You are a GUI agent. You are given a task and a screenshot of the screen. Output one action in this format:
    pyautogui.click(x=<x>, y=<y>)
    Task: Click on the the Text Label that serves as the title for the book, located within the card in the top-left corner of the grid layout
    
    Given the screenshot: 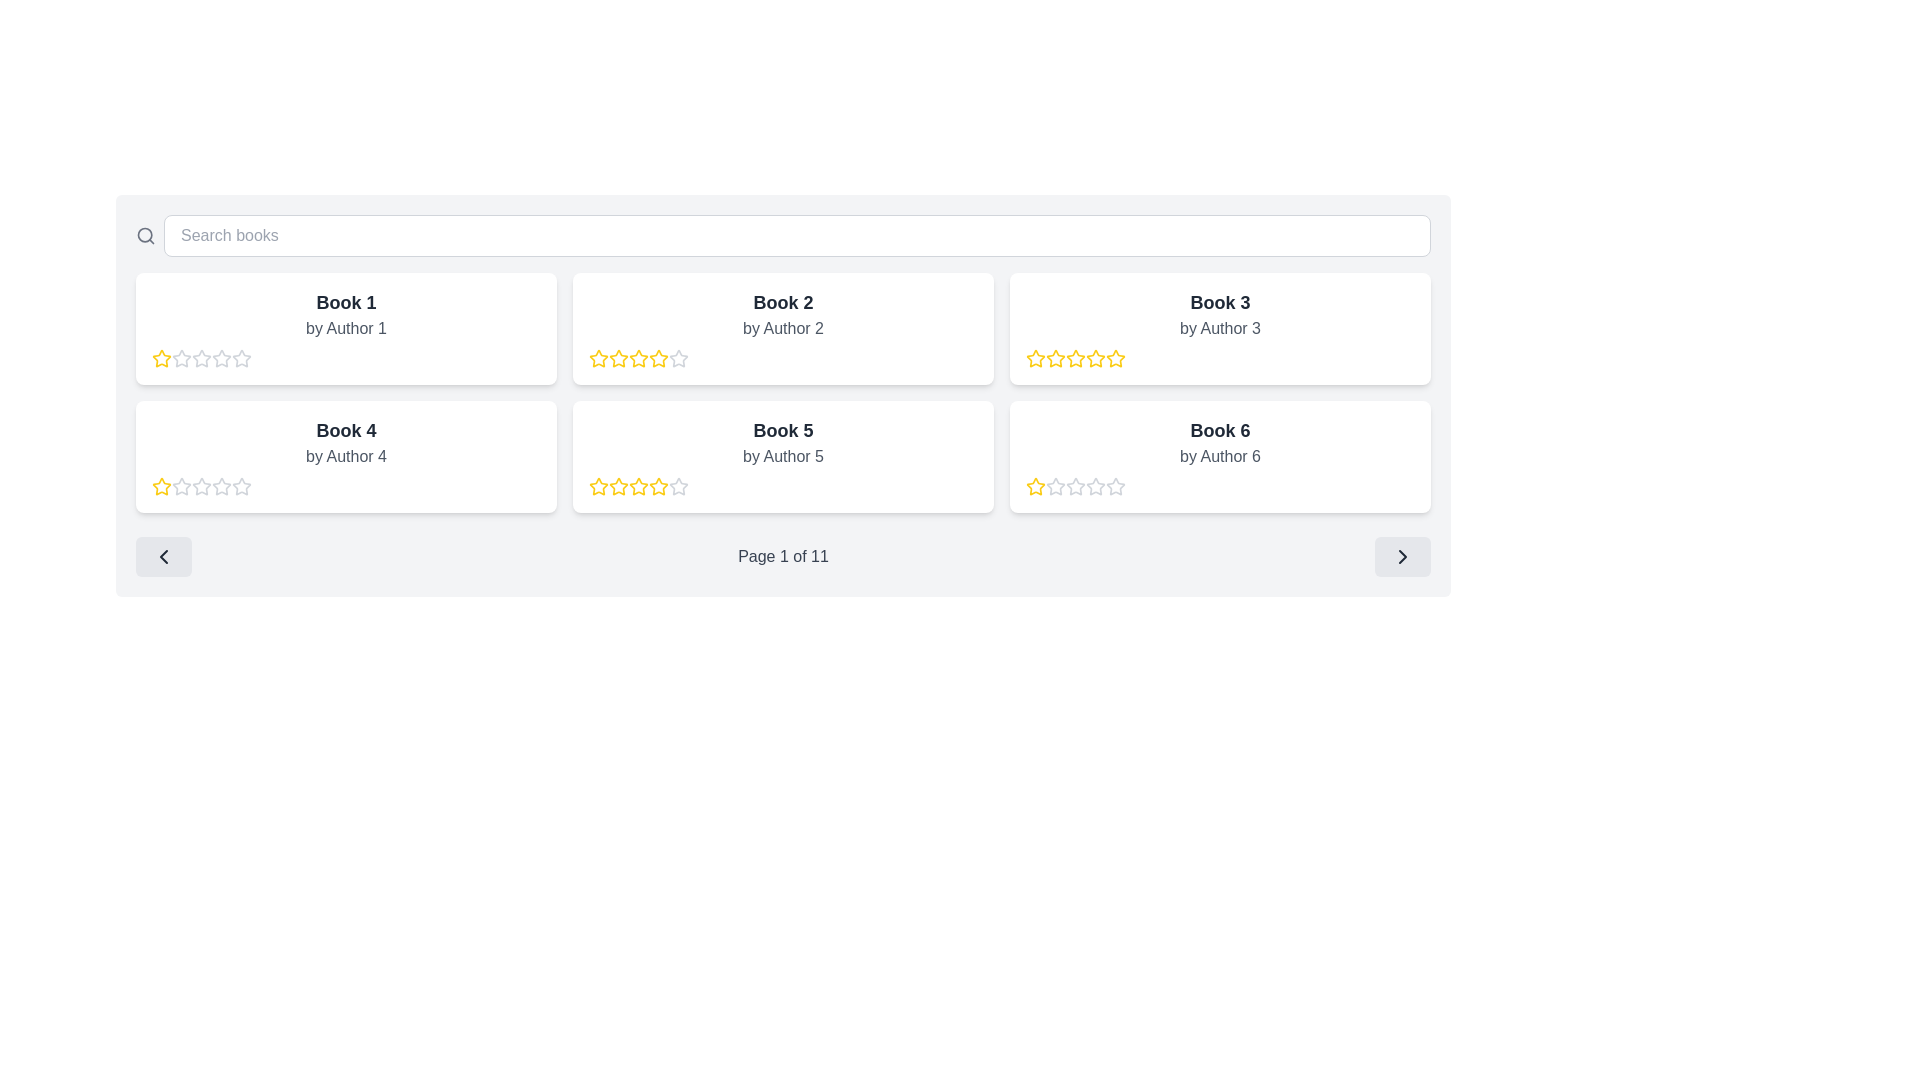 What is the action you would take?
    pyautogui.click(x=346, y=303)
    